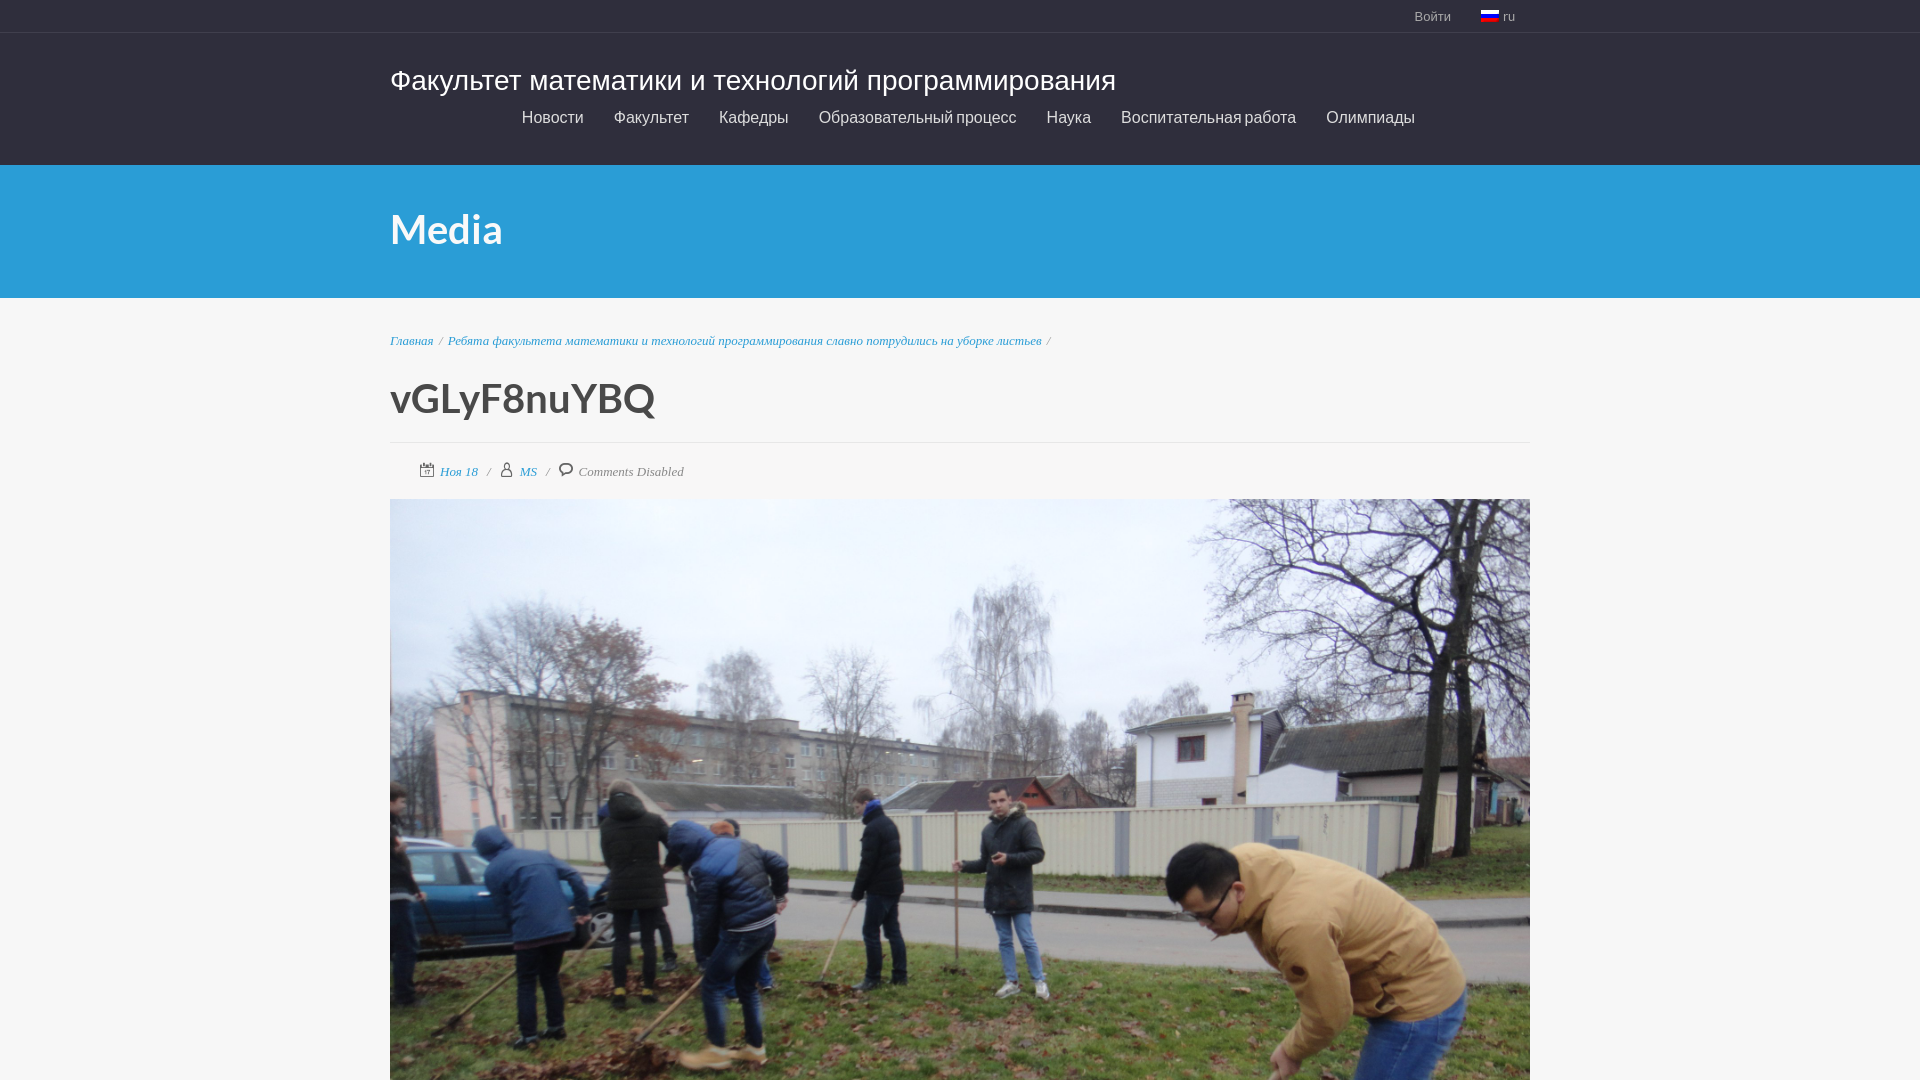 This screenshot has width=1920, height=1080. I want to click on 'ru', so click(1497, 15).